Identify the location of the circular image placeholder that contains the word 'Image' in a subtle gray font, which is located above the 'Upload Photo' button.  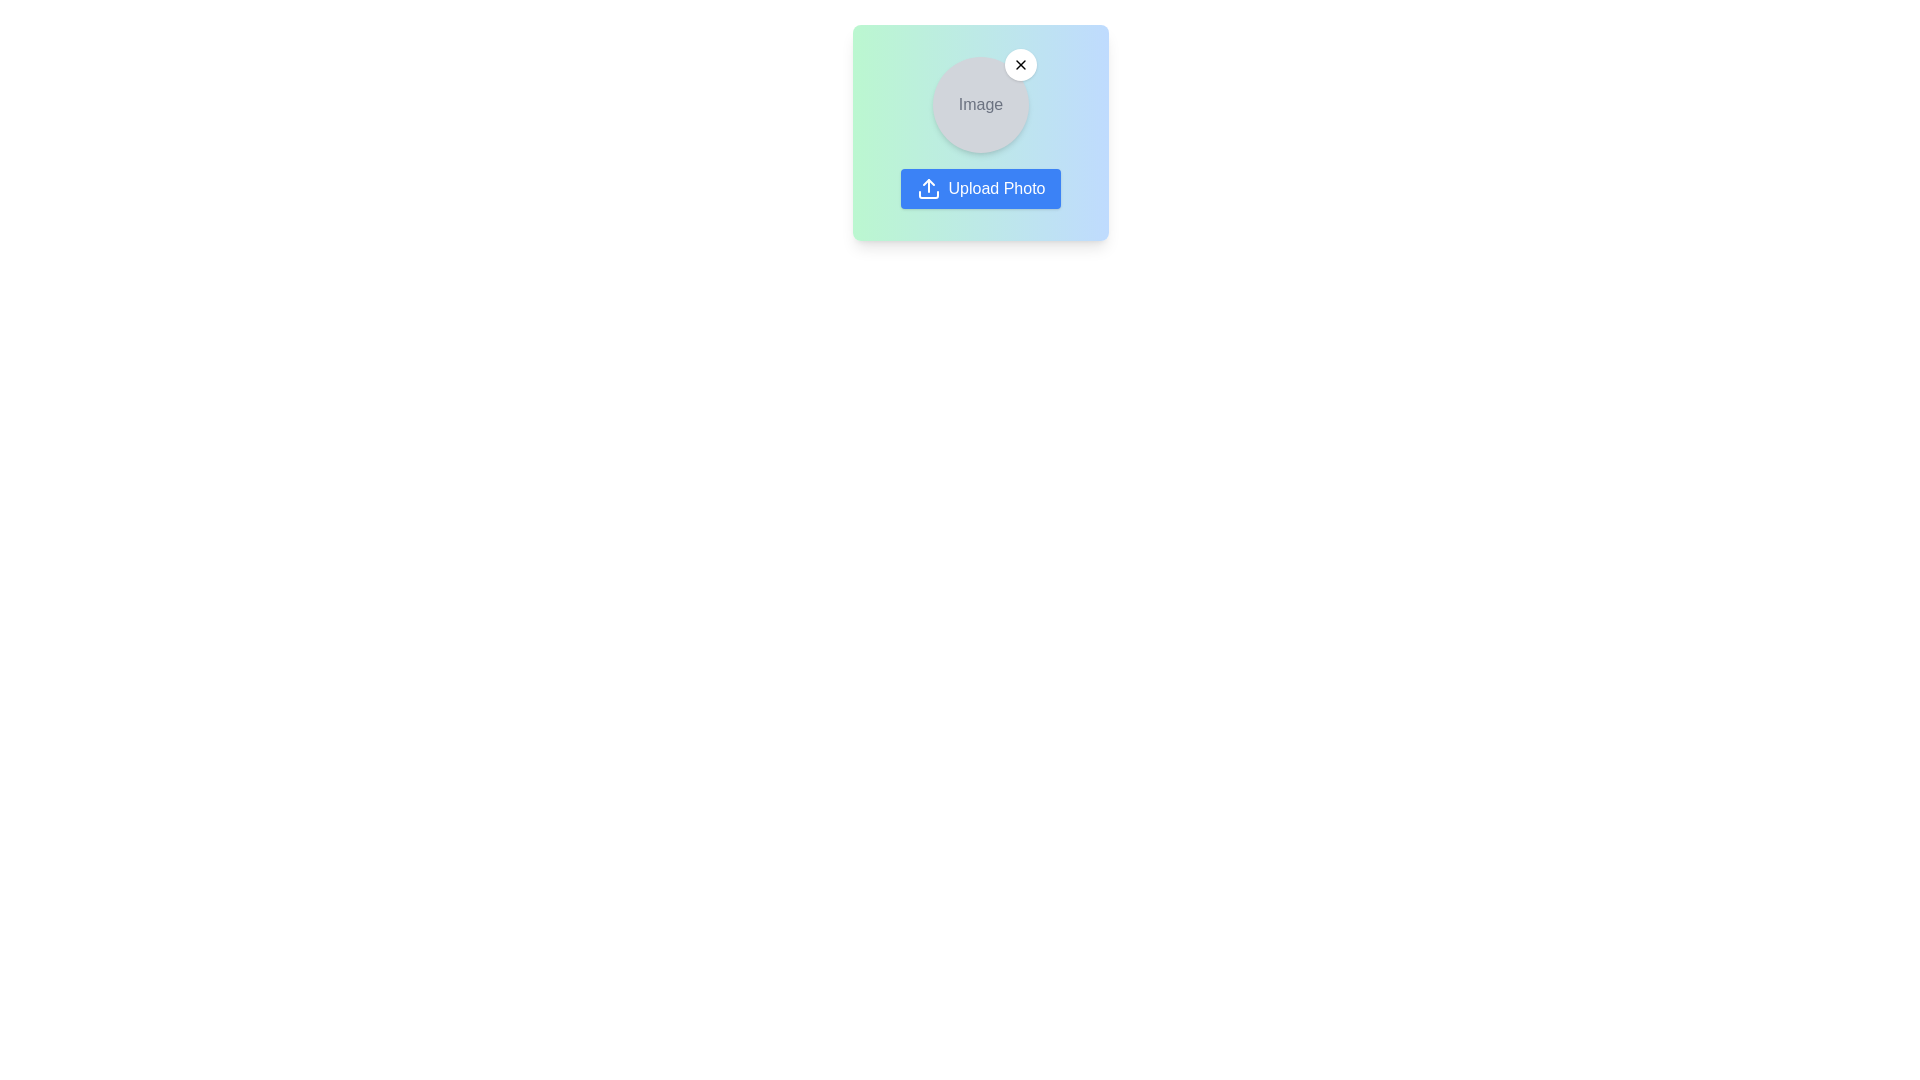
(980, 104).